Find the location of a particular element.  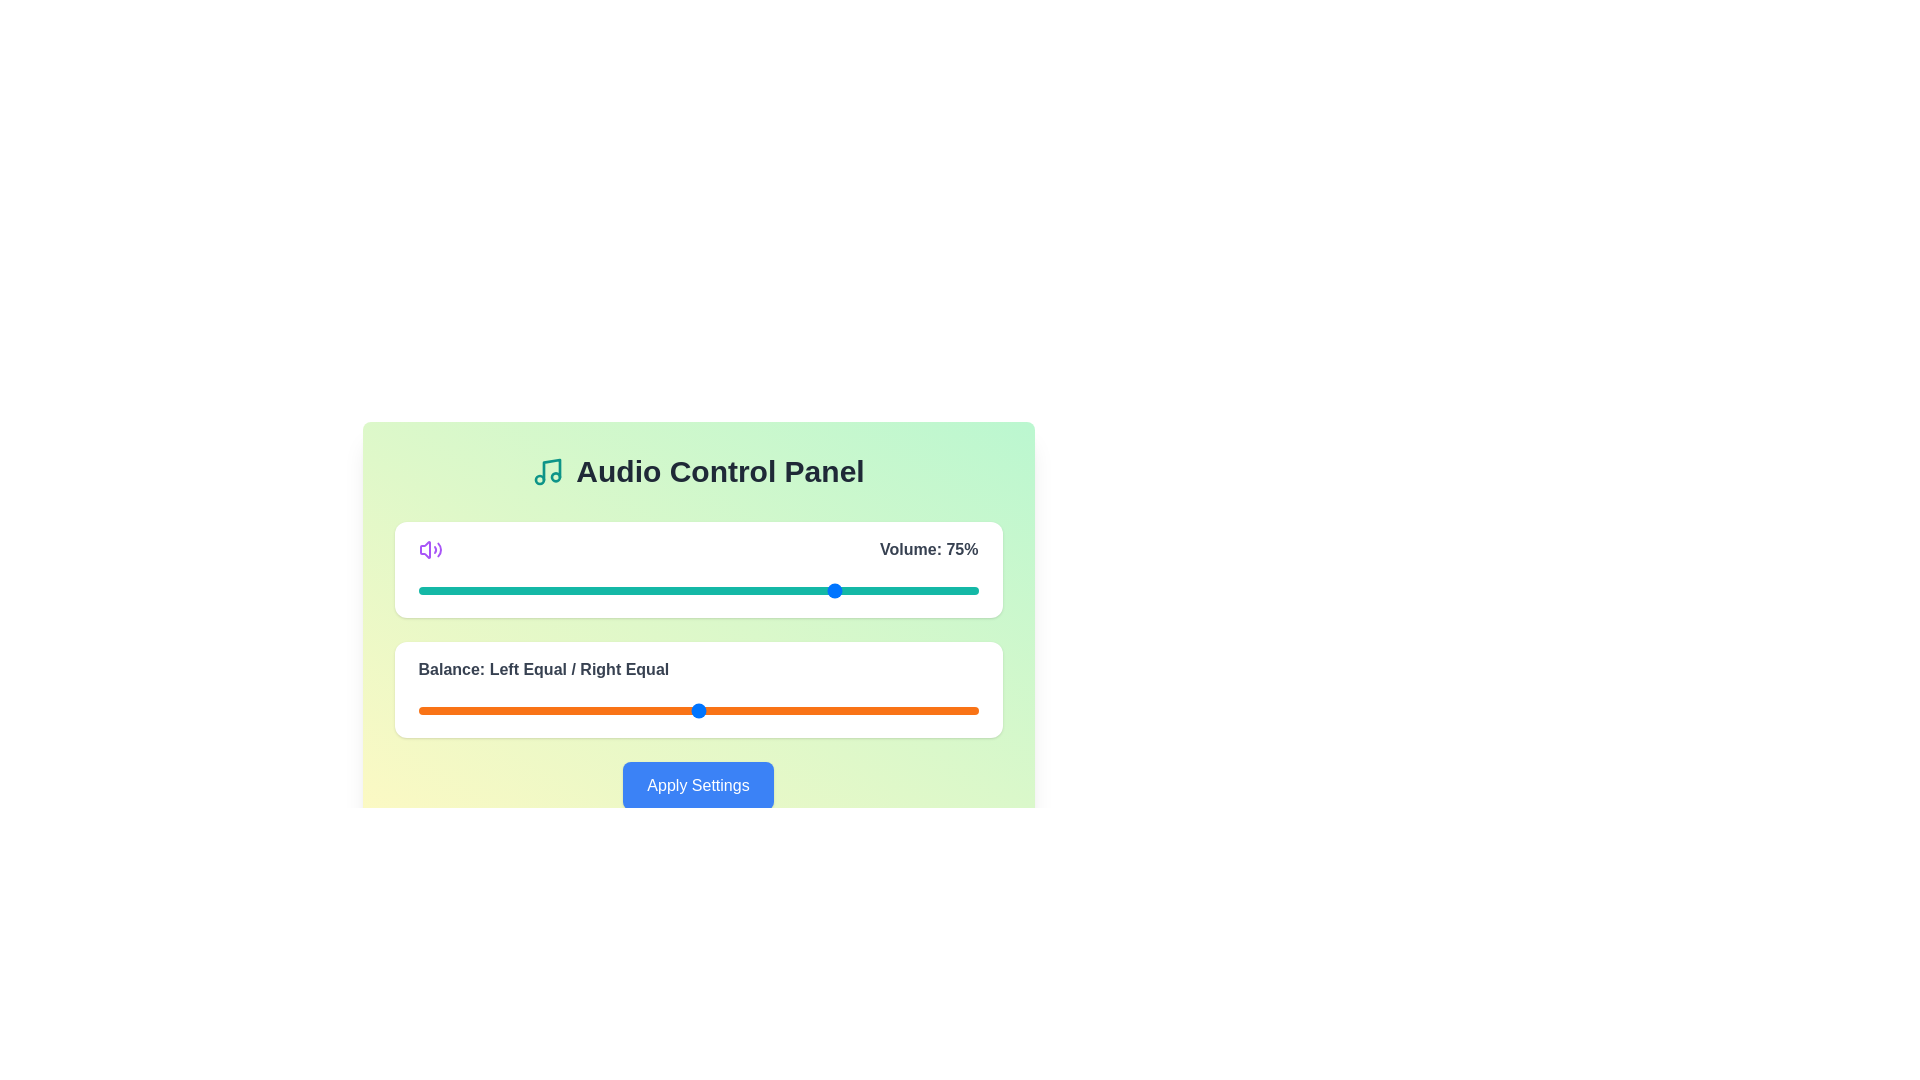

the volume slider to 33 percent is located at coordinates (602, 589).